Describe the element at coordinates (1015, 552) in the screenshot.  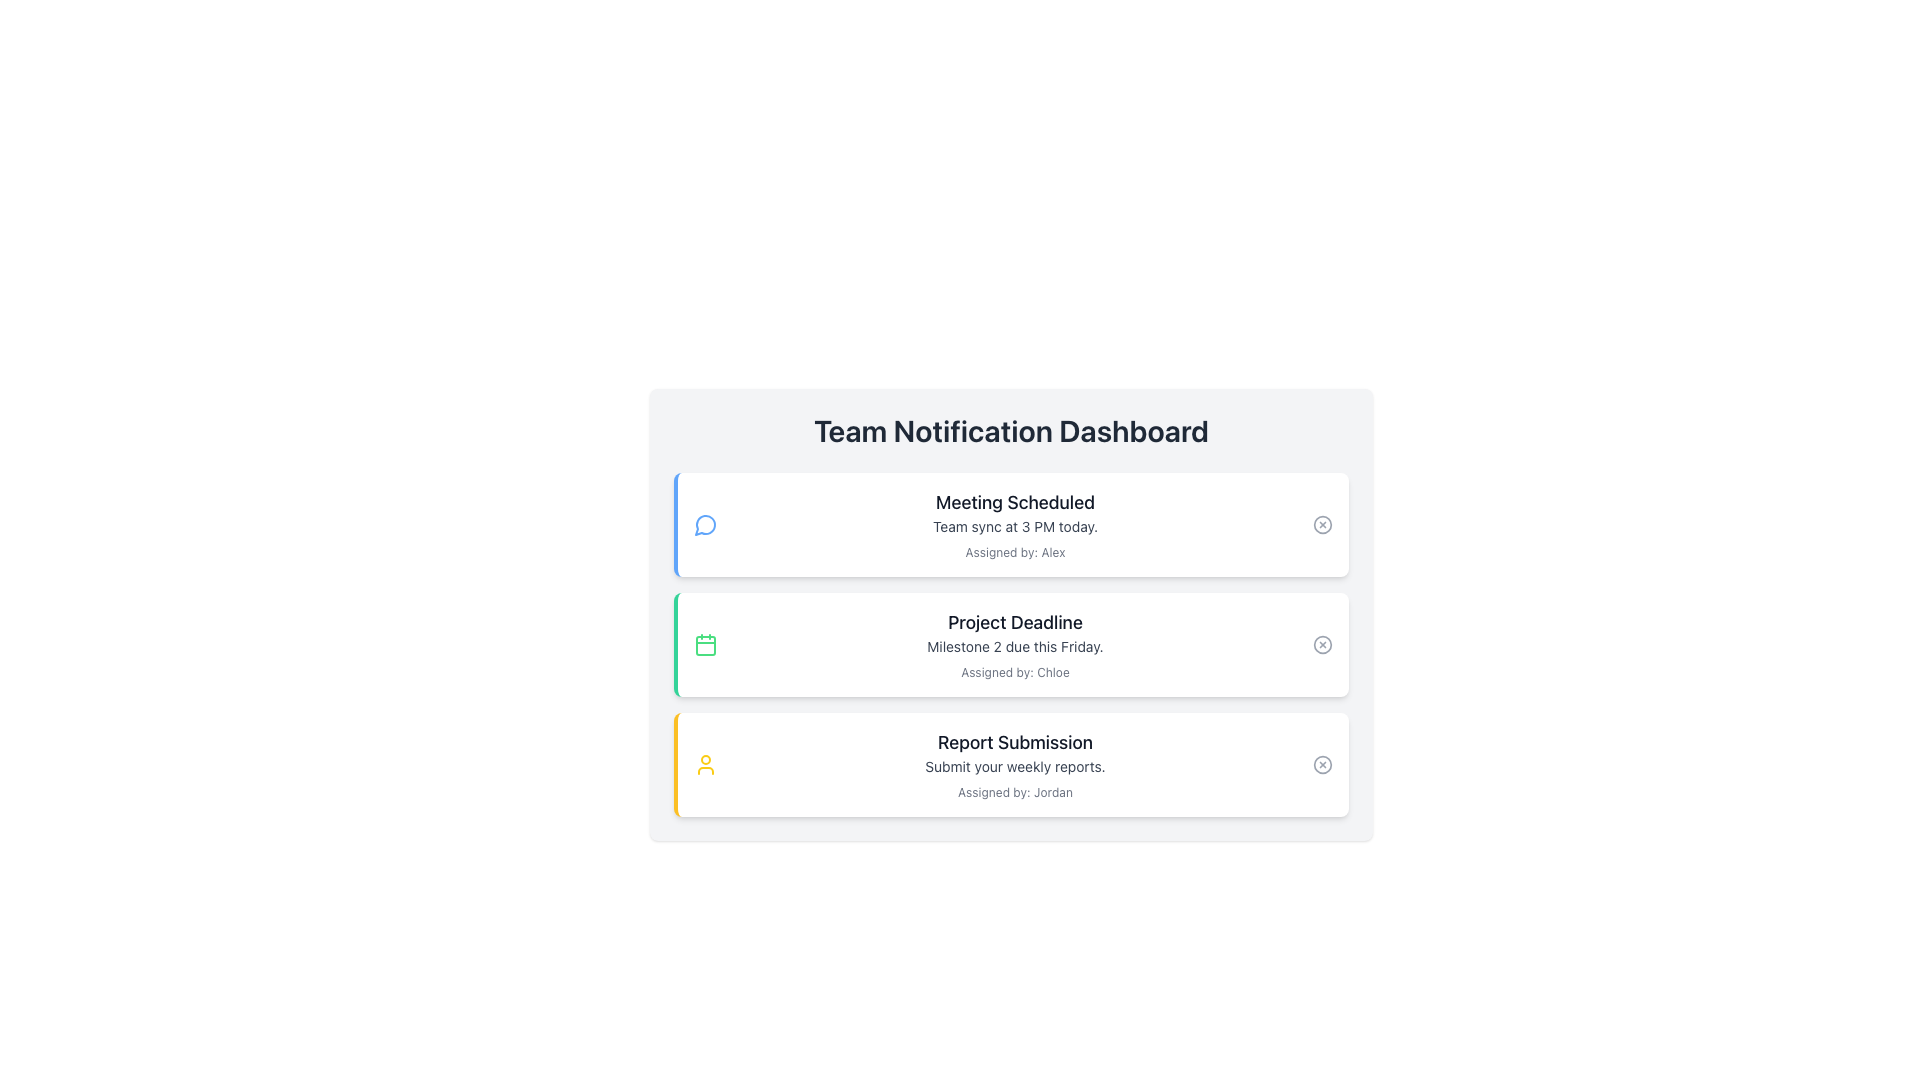
I see `attribution text located at the bottom of the first notification card in the 'Team Notification Dashboard'` at that location.